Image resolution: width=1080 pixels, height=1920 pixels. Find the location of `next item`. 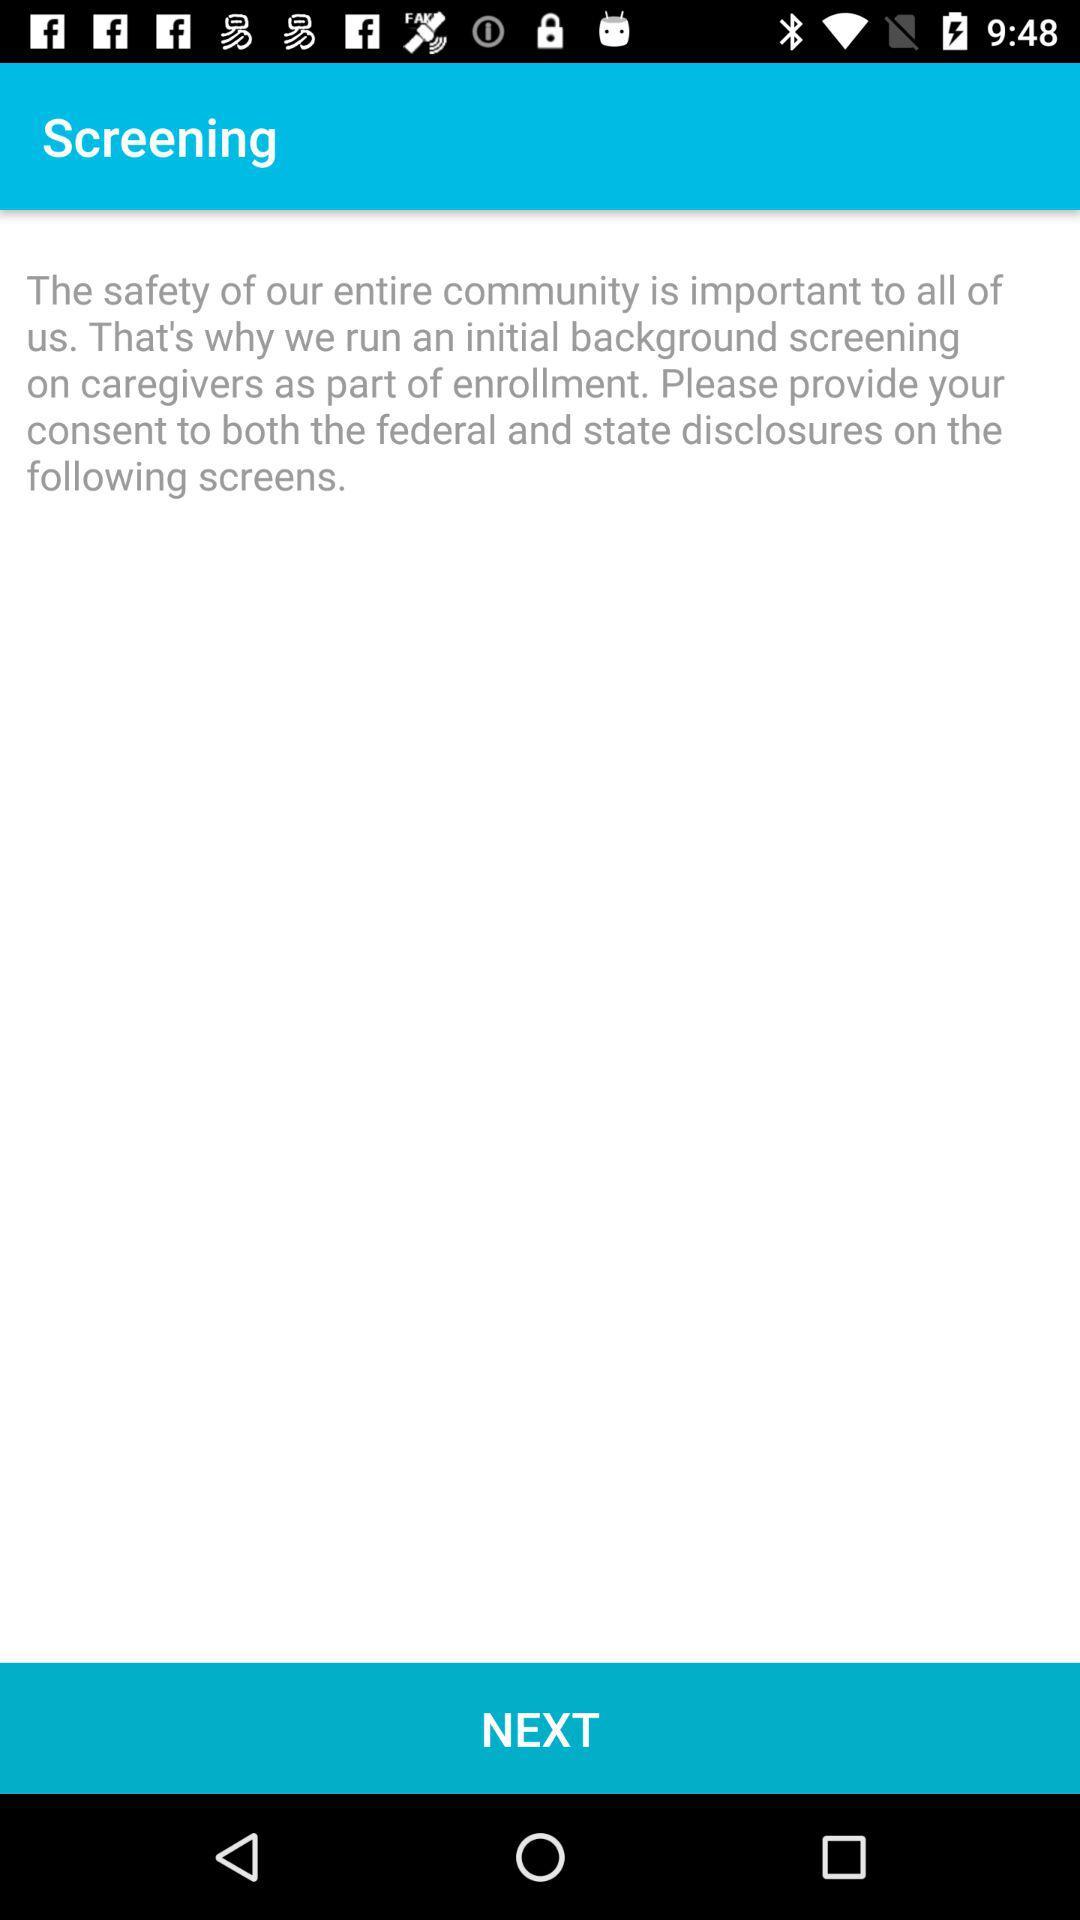

next item is located at coordinates (540, 1727).